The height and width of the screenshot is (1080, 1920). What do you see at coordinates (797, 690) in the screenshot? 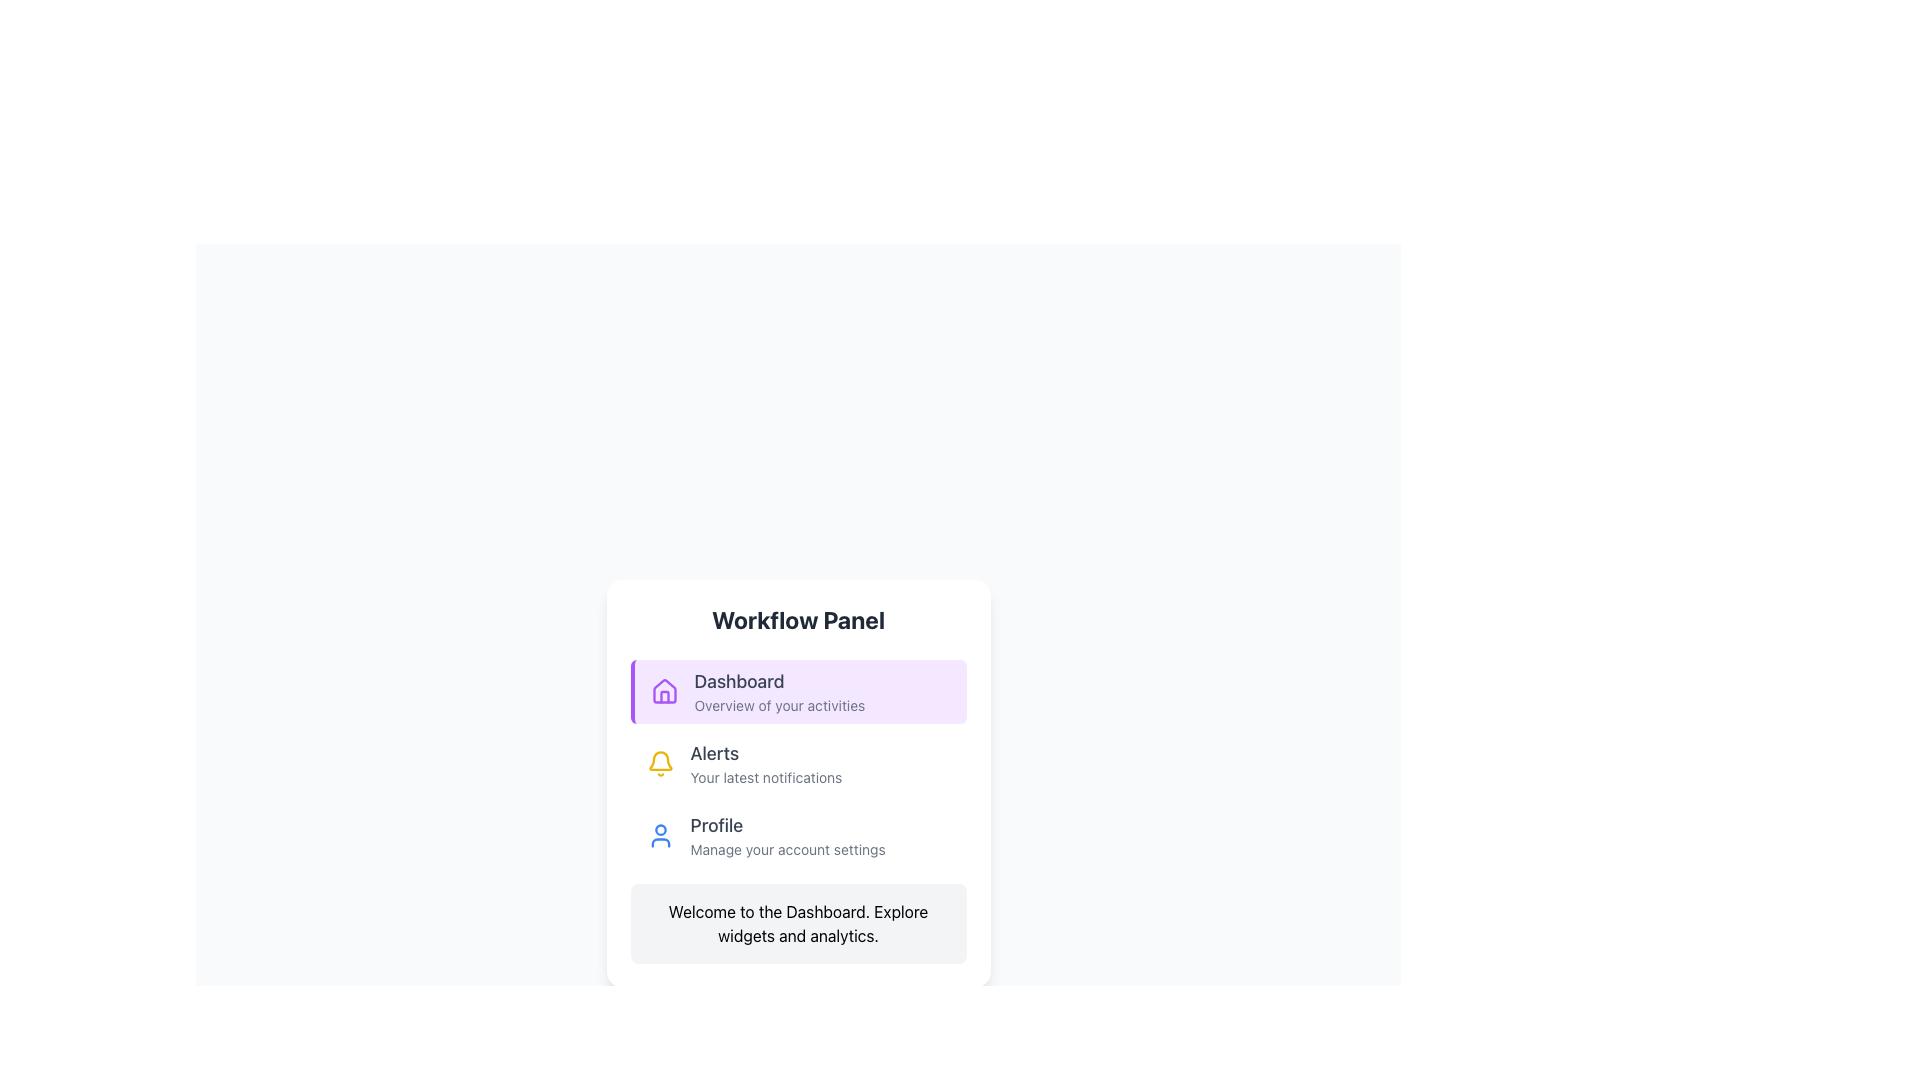
I see `the navigation button in the Workflow Panel that leads to the Dashboard section of the application` at bounding box center [797, 690].